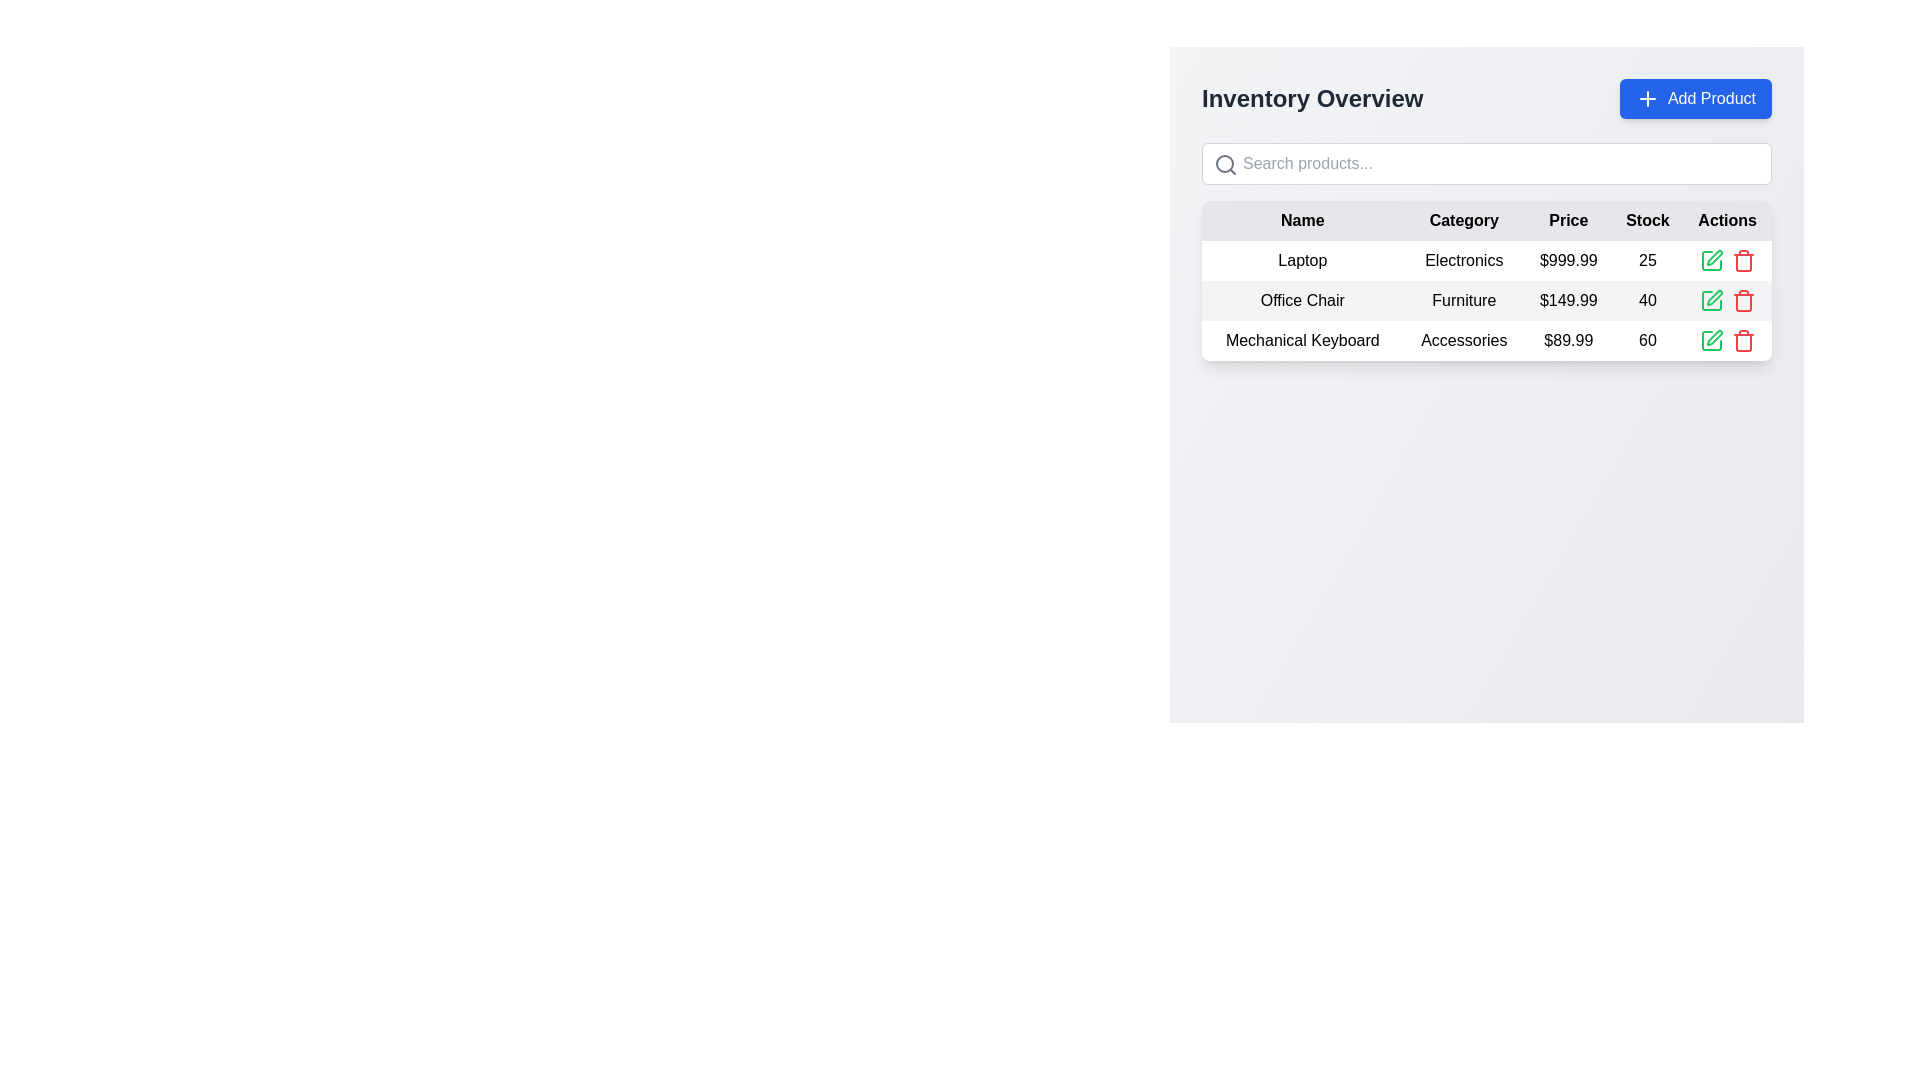  Describe the element at coordinates (1647, 220) in the screenshot. I see `the 'Stock' text label, which is a bold, black font element against a light gray background, positioned fourth among similar text labels in the tabular header area` at that location.